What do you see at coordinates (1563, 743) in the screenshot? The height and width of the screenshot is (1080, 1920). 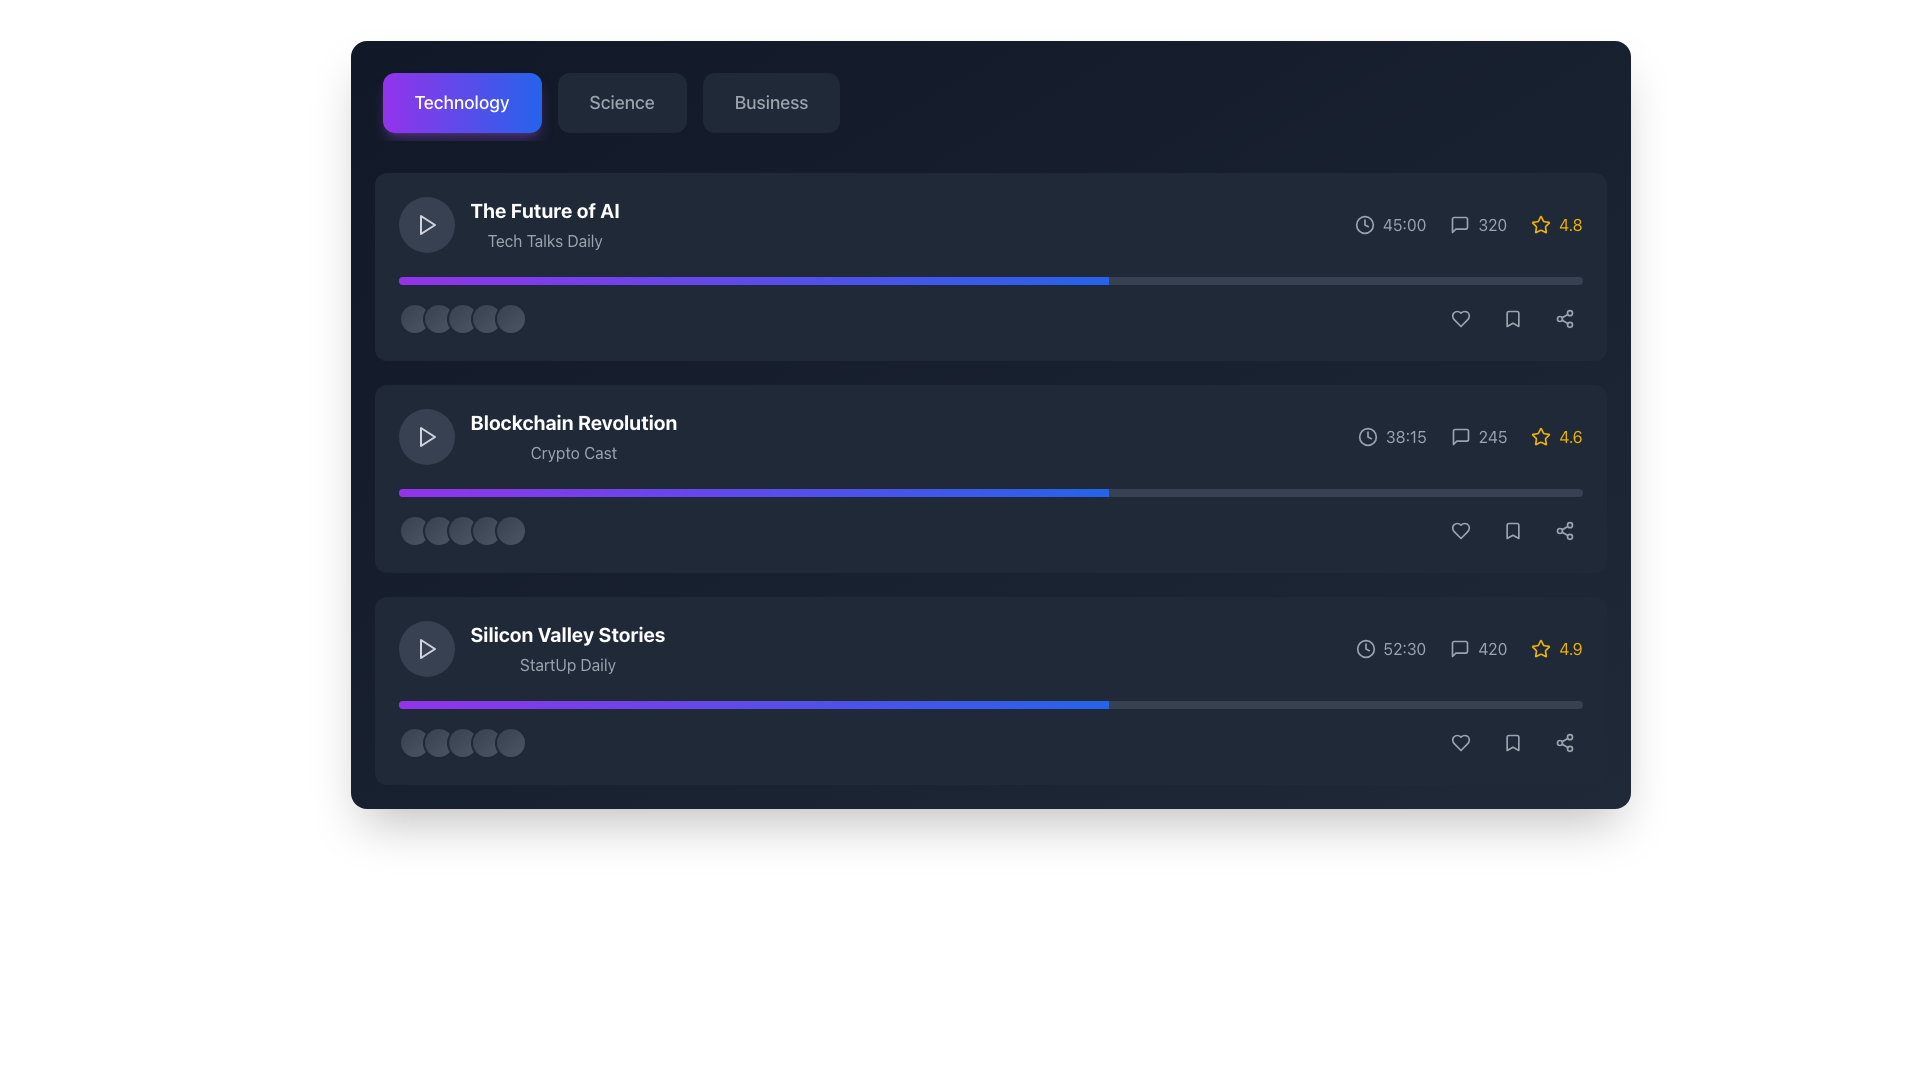 I see `the share button located at the far right of the row for 'Silicon Valley Stories'` at bounding box center [1563, 743].